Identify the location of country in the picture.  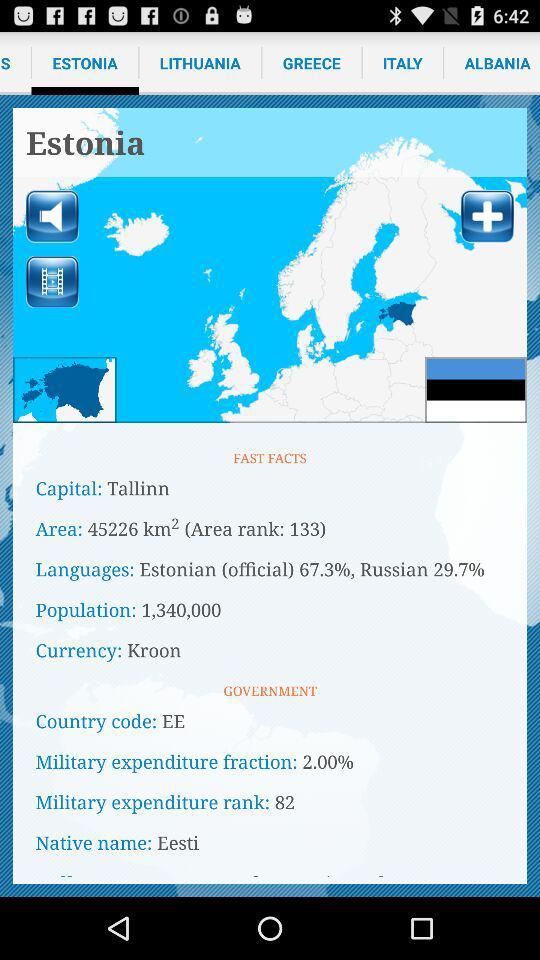
(64, 388).